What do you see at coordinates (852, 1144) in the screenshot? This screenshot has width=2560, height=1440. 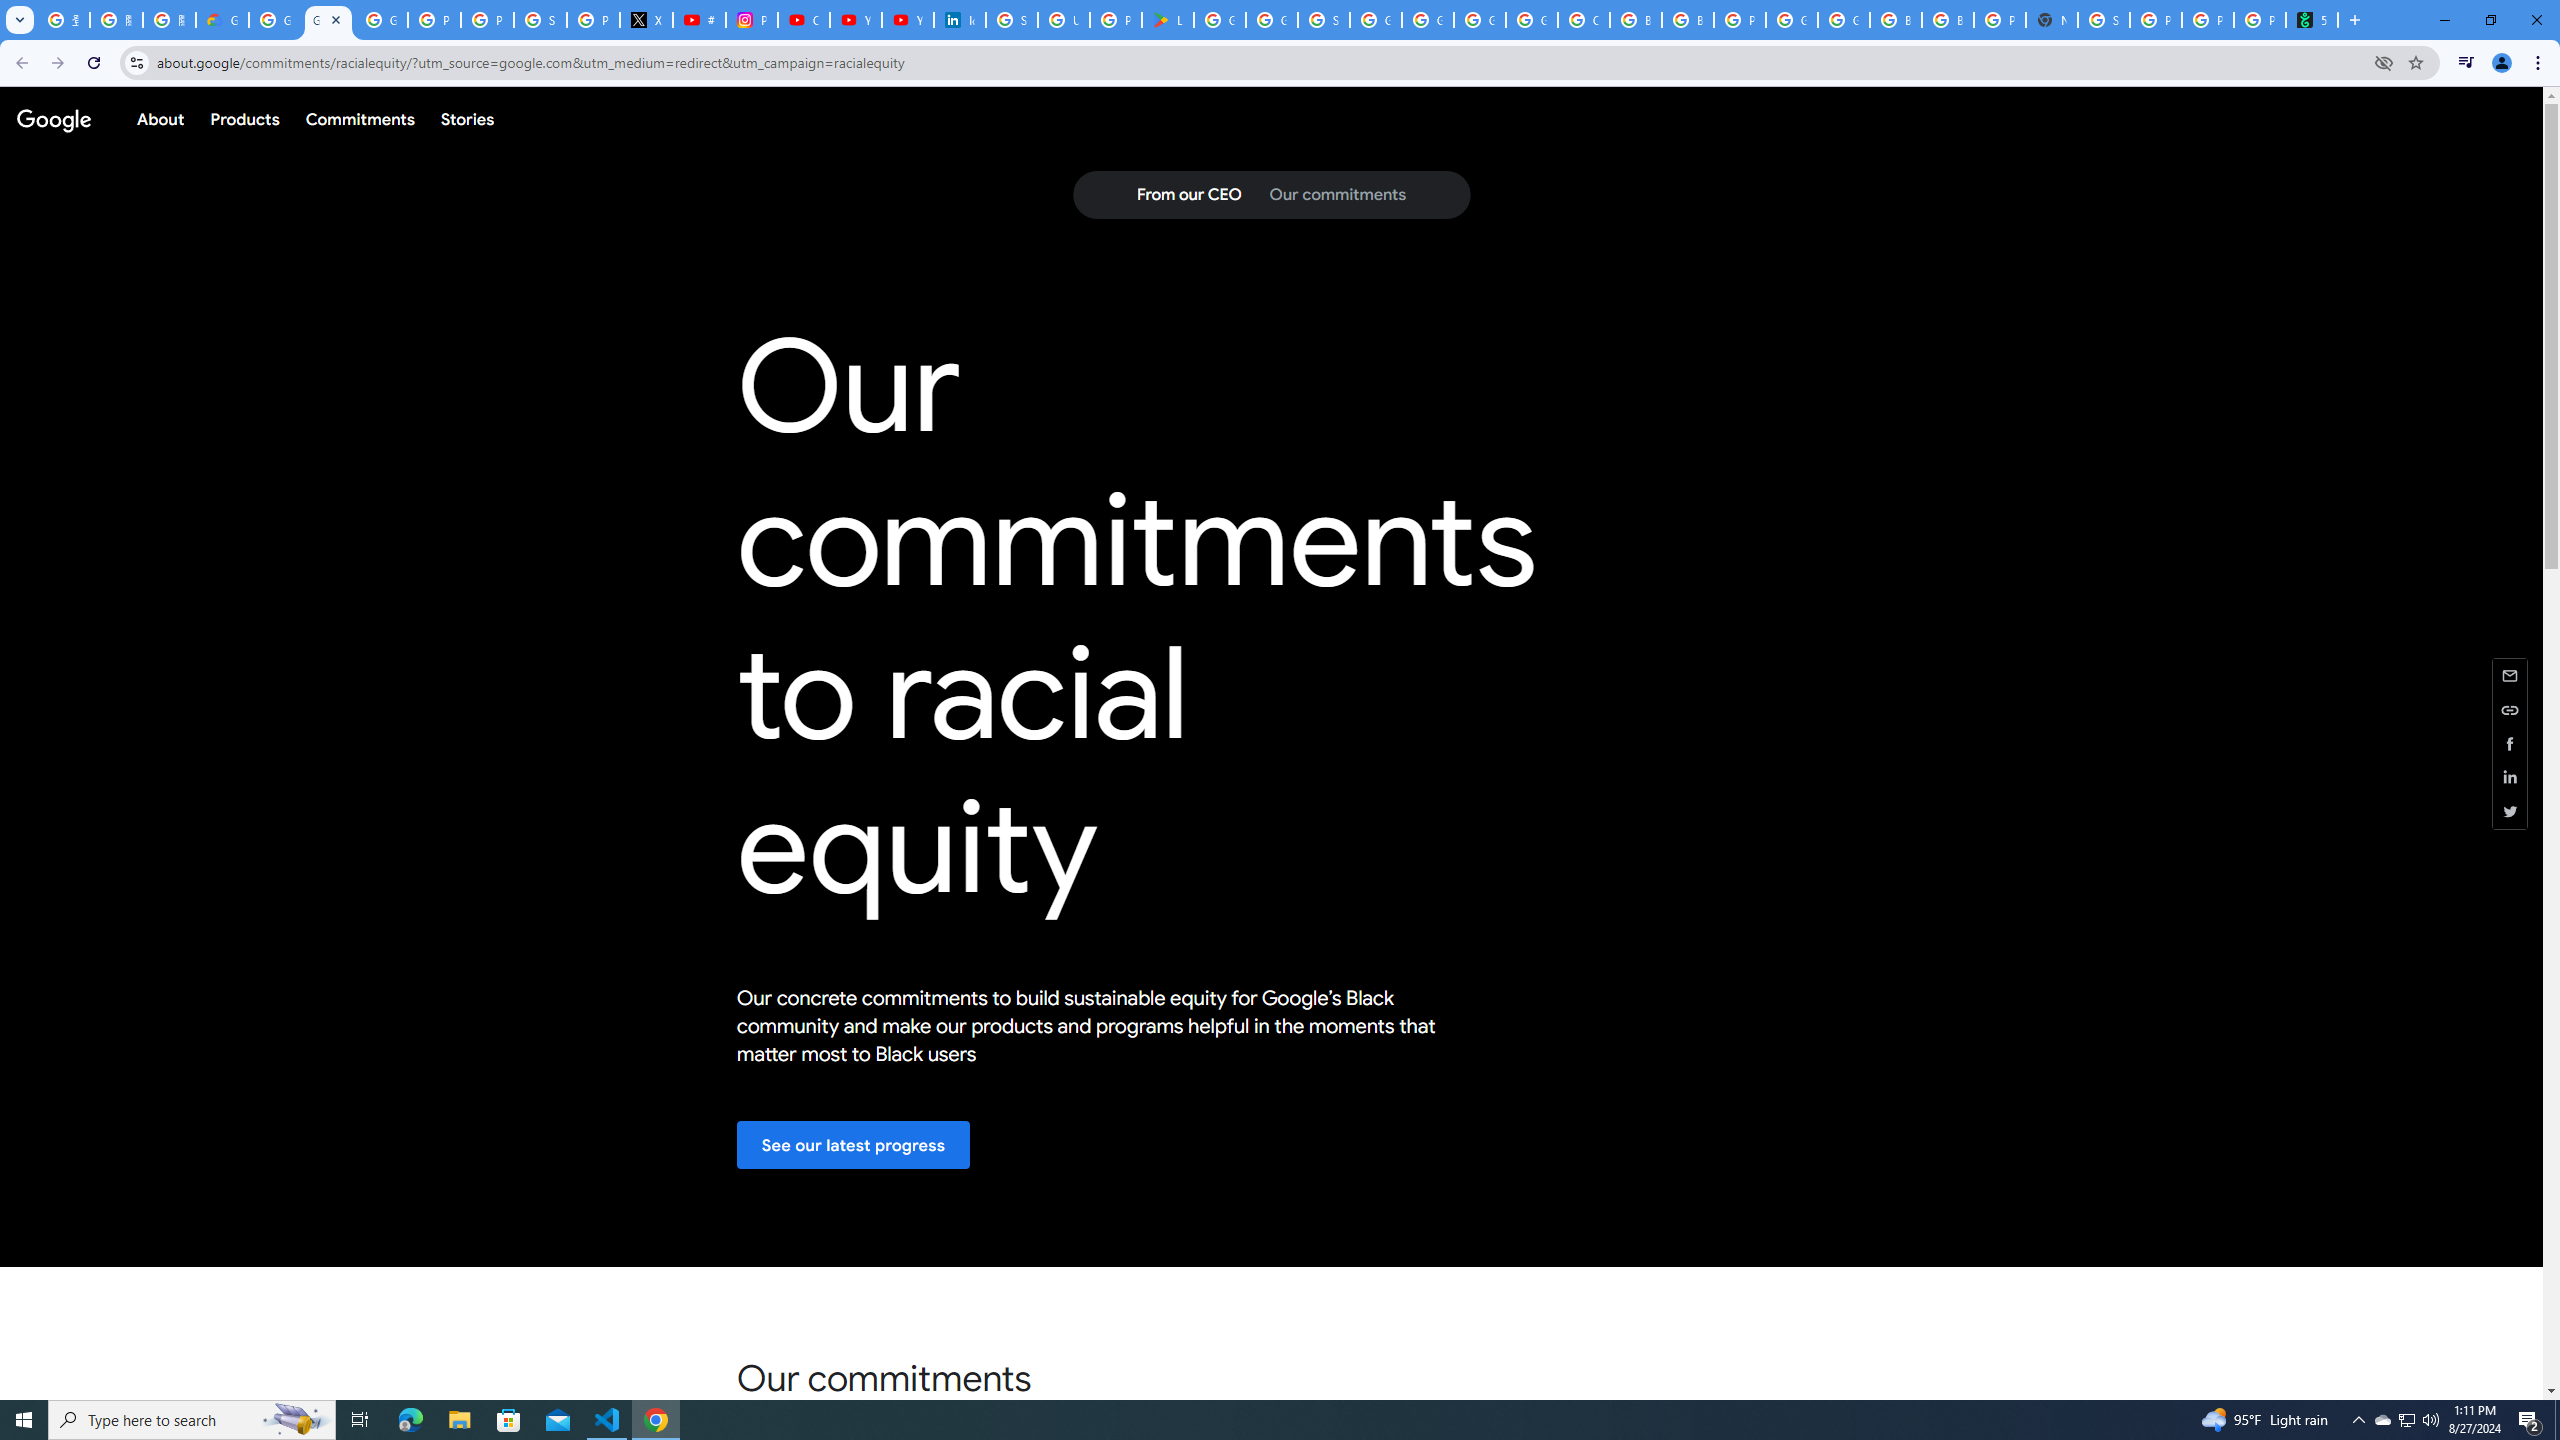 I see `'See our latest progress'` at bounding box center [852, 1144].